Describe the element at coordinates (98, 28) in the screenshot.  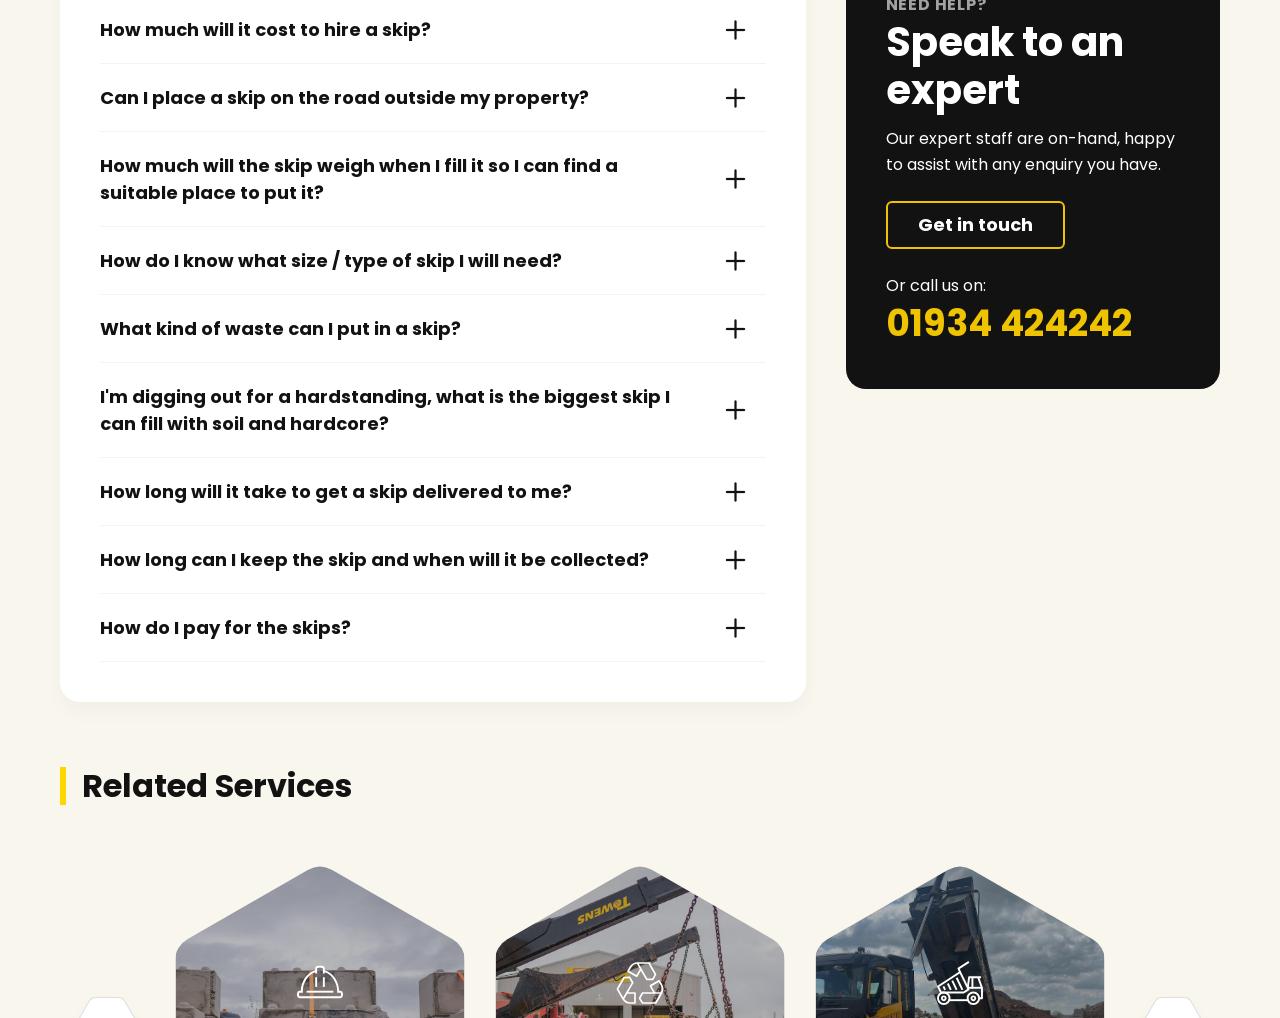
I see `'How much will it cost to hire a skip?'` at that location.